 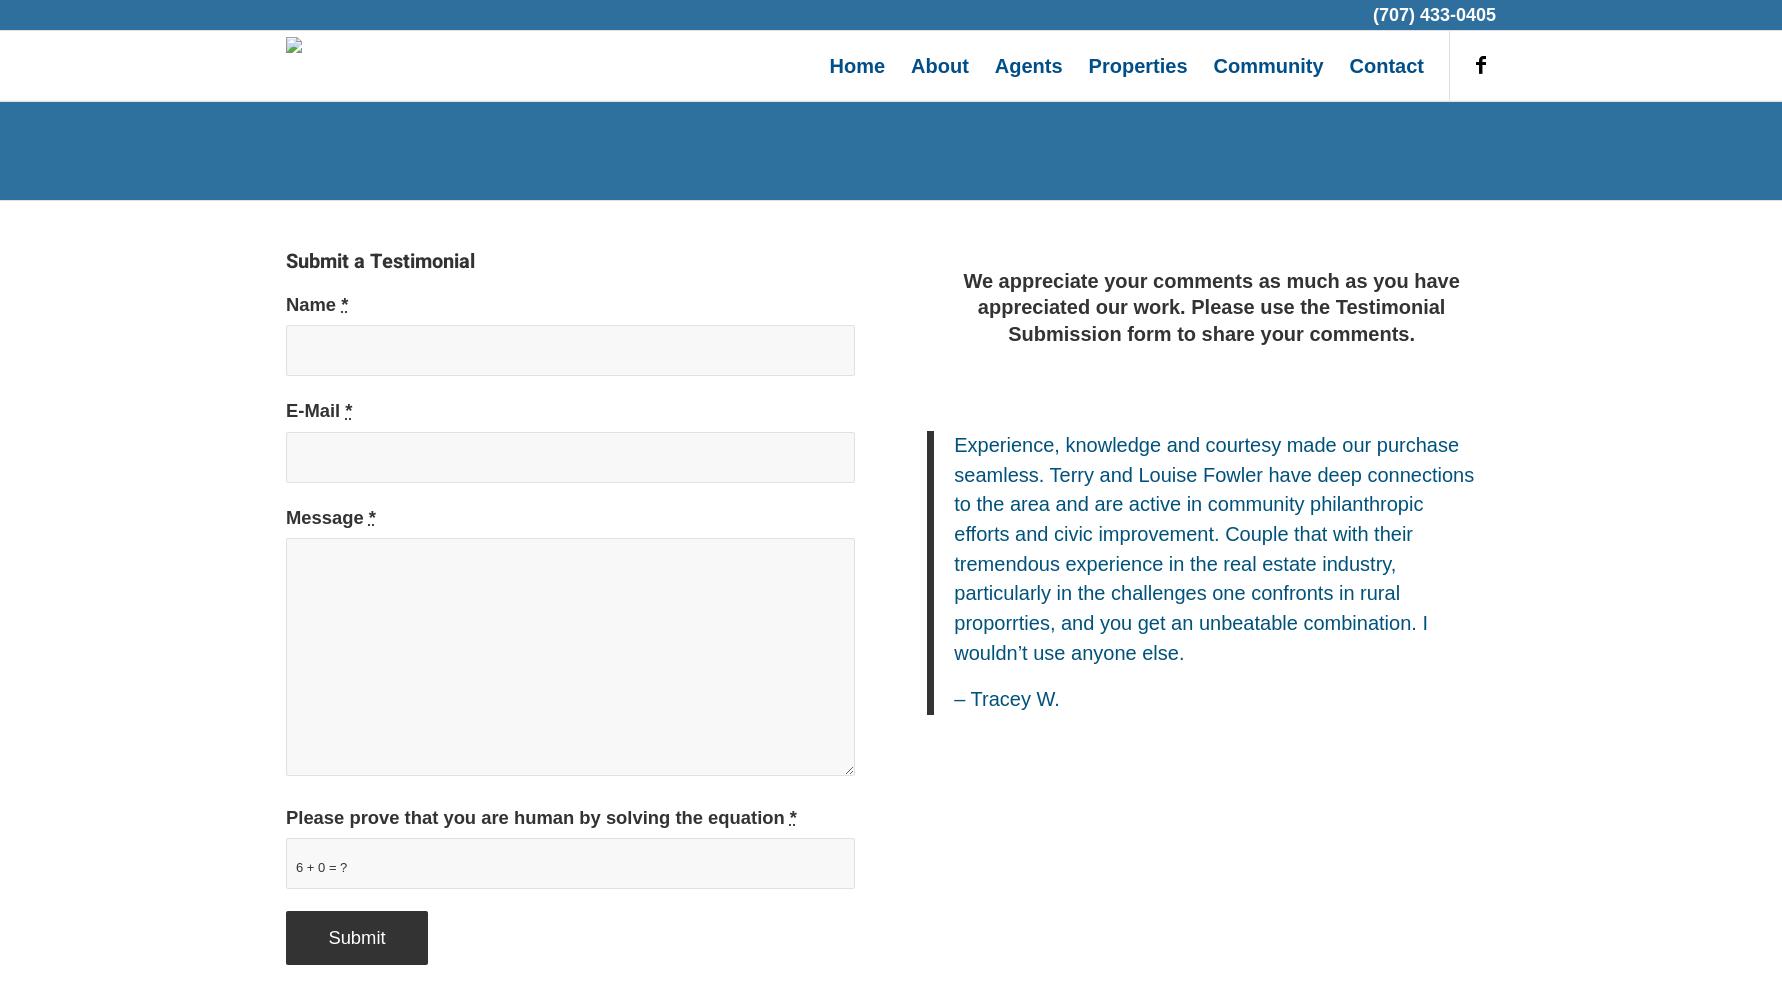 What do you see at coordinates (294, 865) in the screenshot?
I see `'6 + 0 = ?'` at bounding box center [294, 865].